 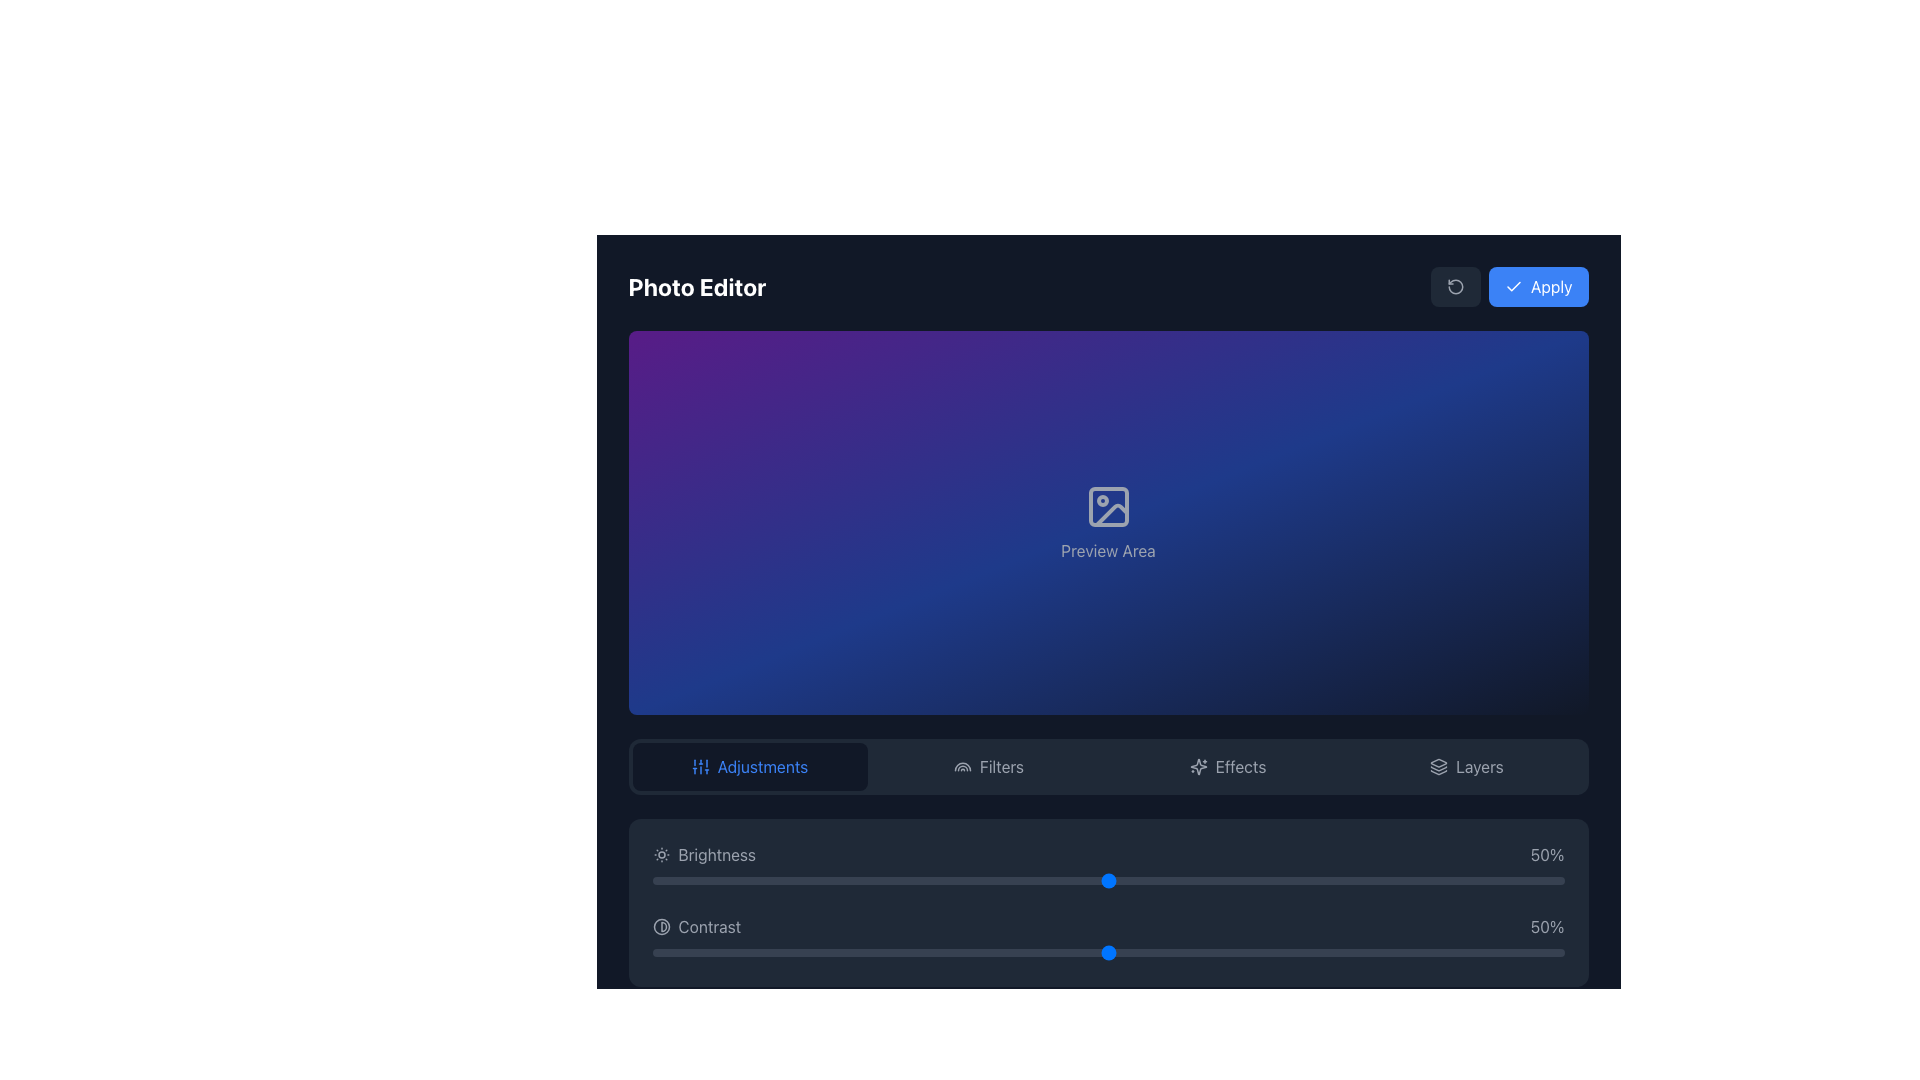 What do you see at coordinates (663, 926) in the screenshot?
I see `the small, circular segment within the larger contrast adjustment icon located in the 'Contrast' section beneath the 'Adjustments' tab` at bounding box center [663, 926].